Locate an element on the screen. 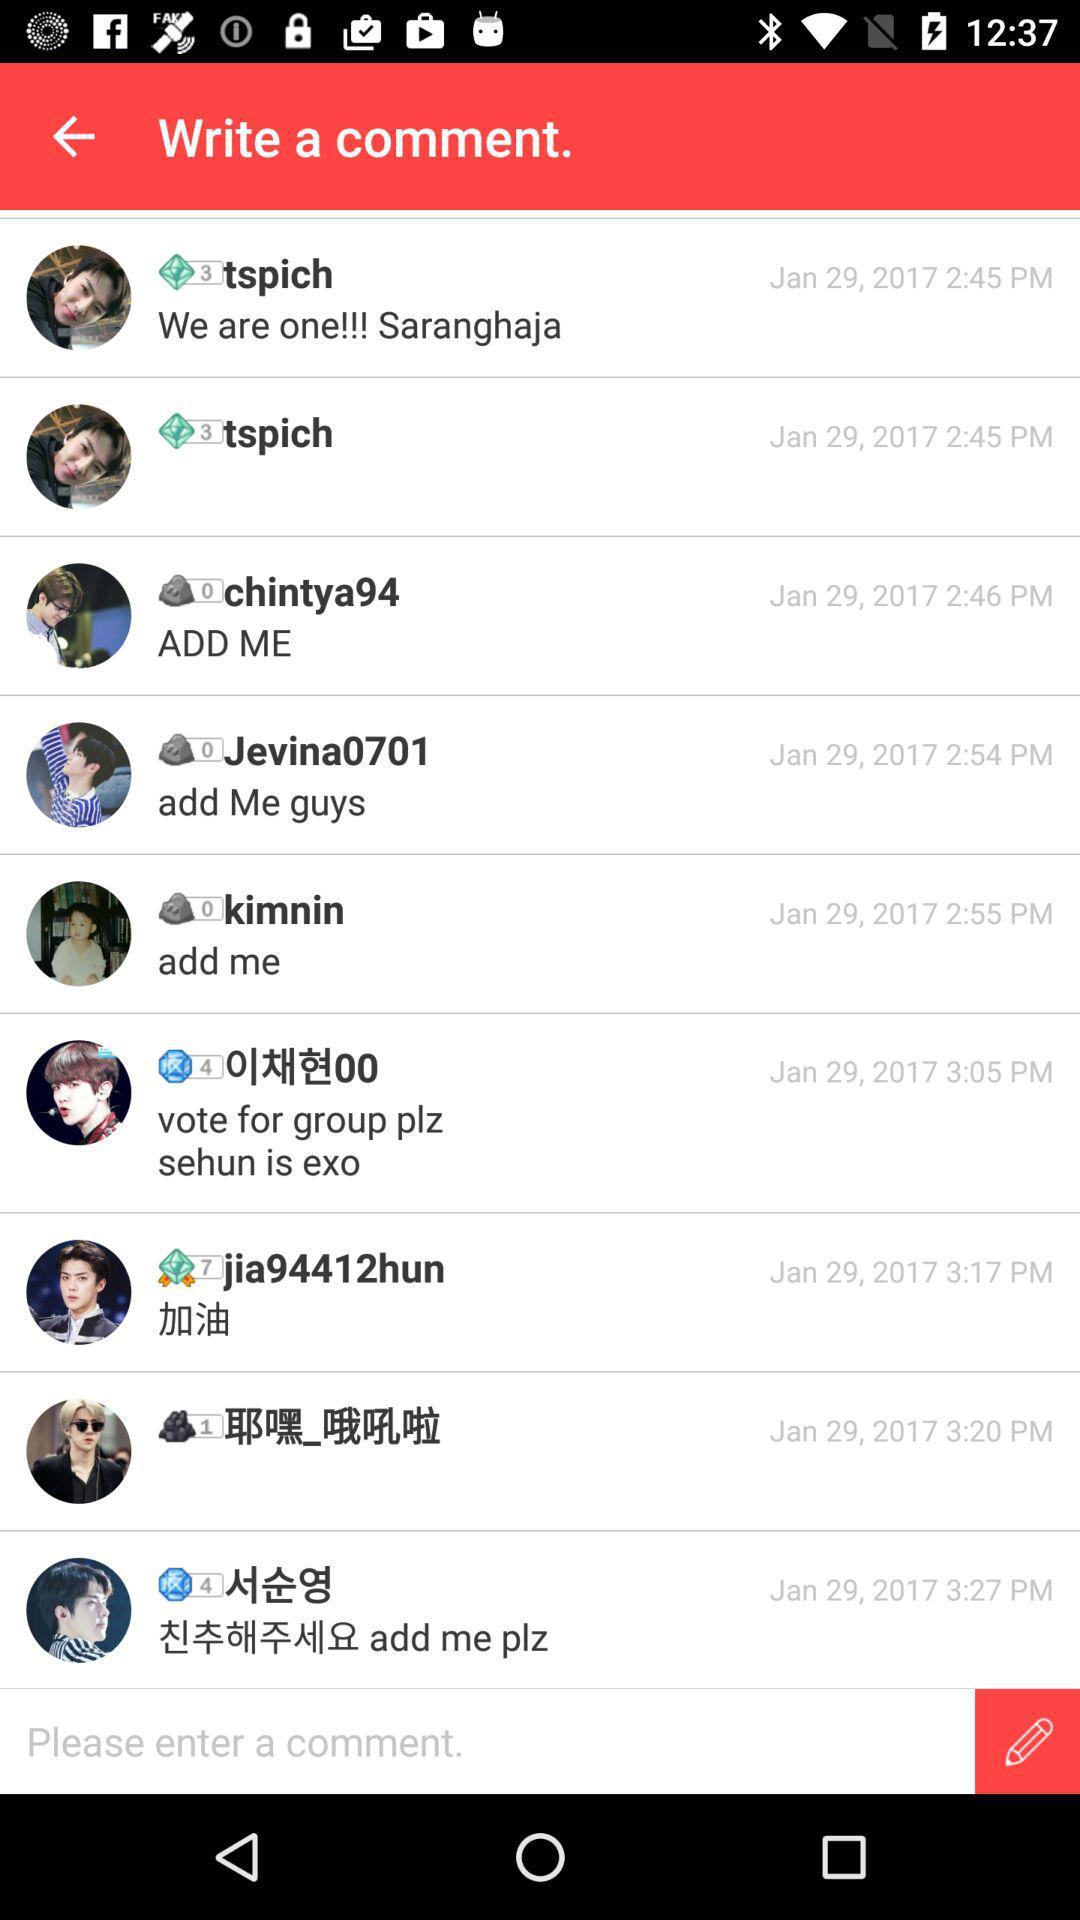 The width and height of the screenshot is (1080, 1920). click profile photo is located at coordinates (77, 614).